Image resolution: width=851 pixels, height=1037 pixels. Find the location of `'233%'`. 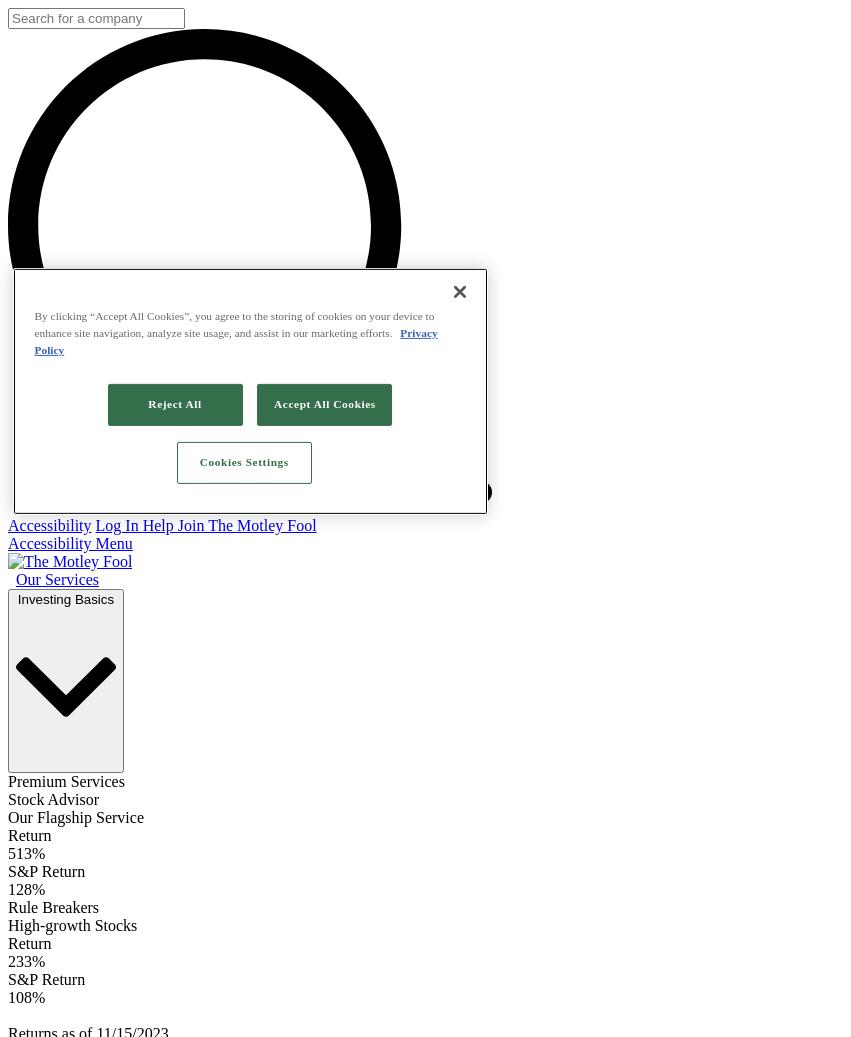

'233%' is located at coordinates (25, 961).